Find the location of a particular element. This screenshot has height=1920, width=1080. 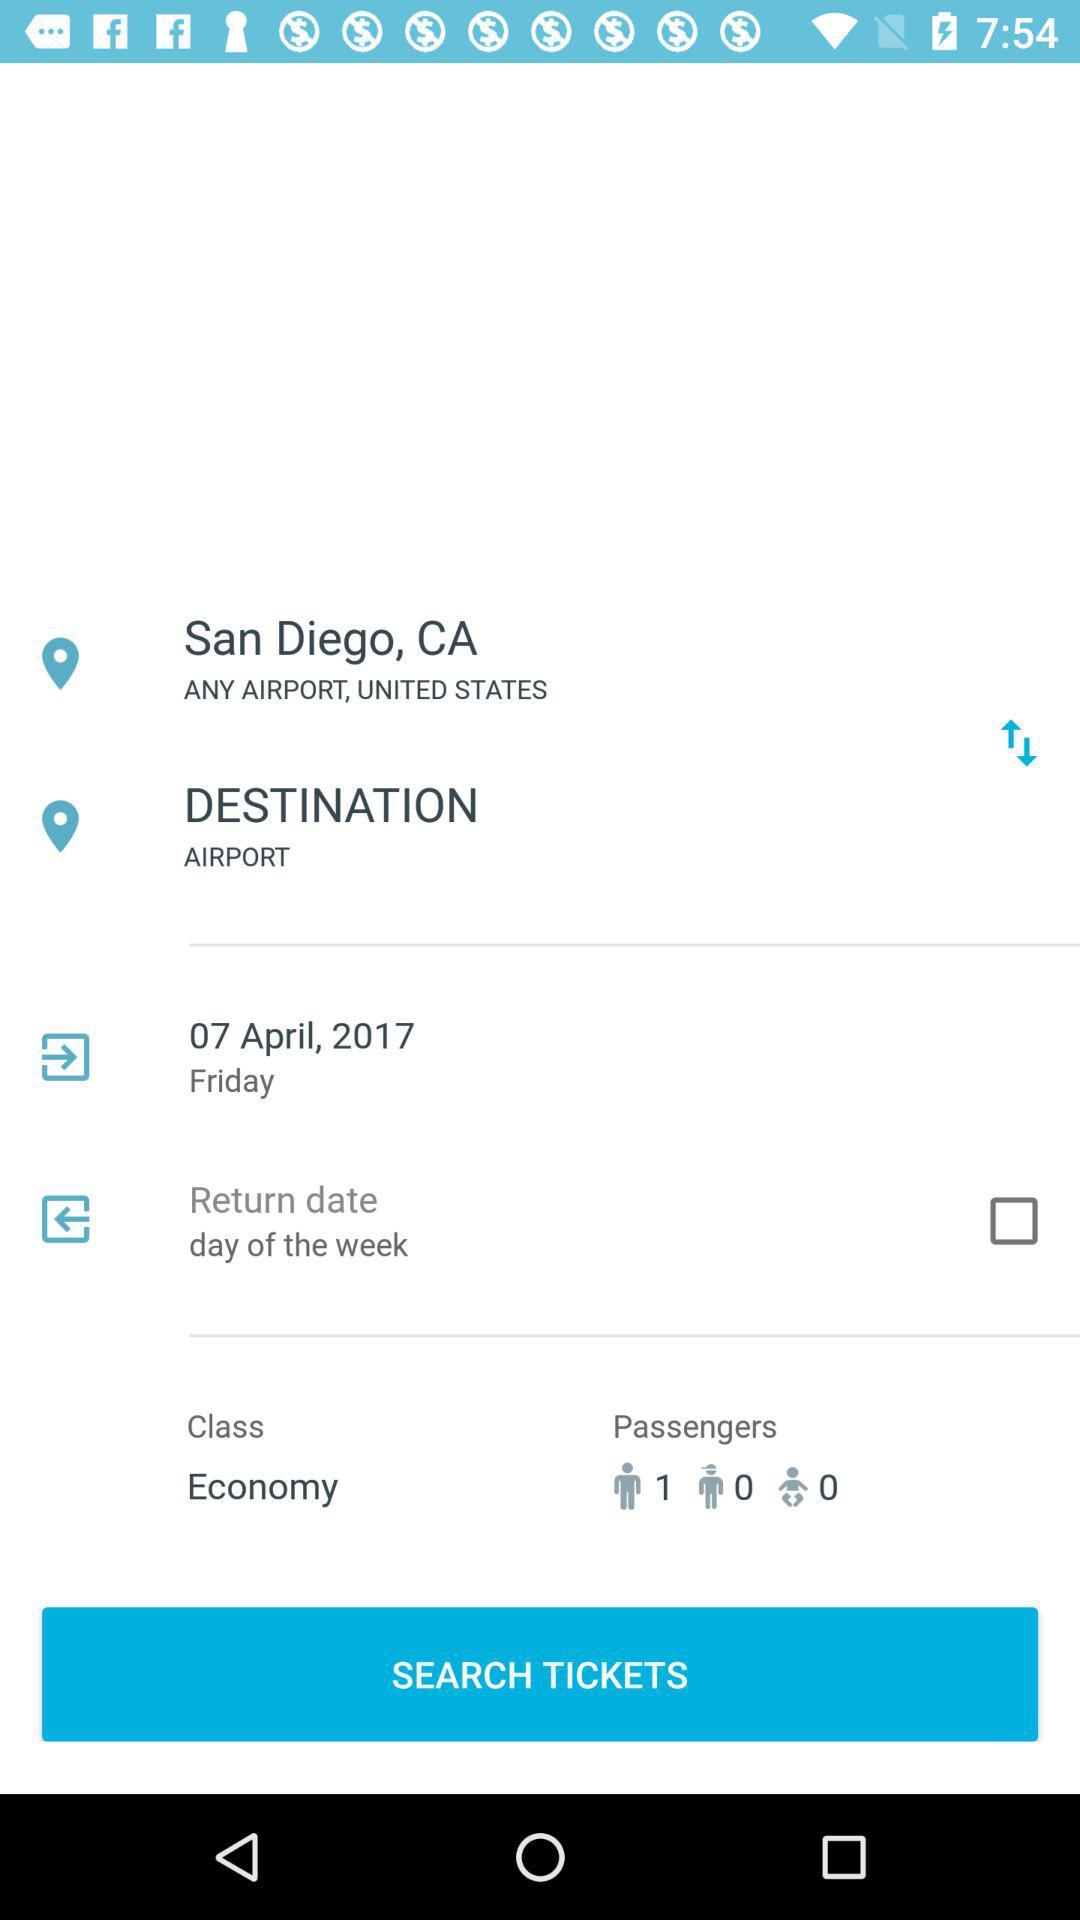

location icon left to san diego ca is located at coordinates (59, 663).